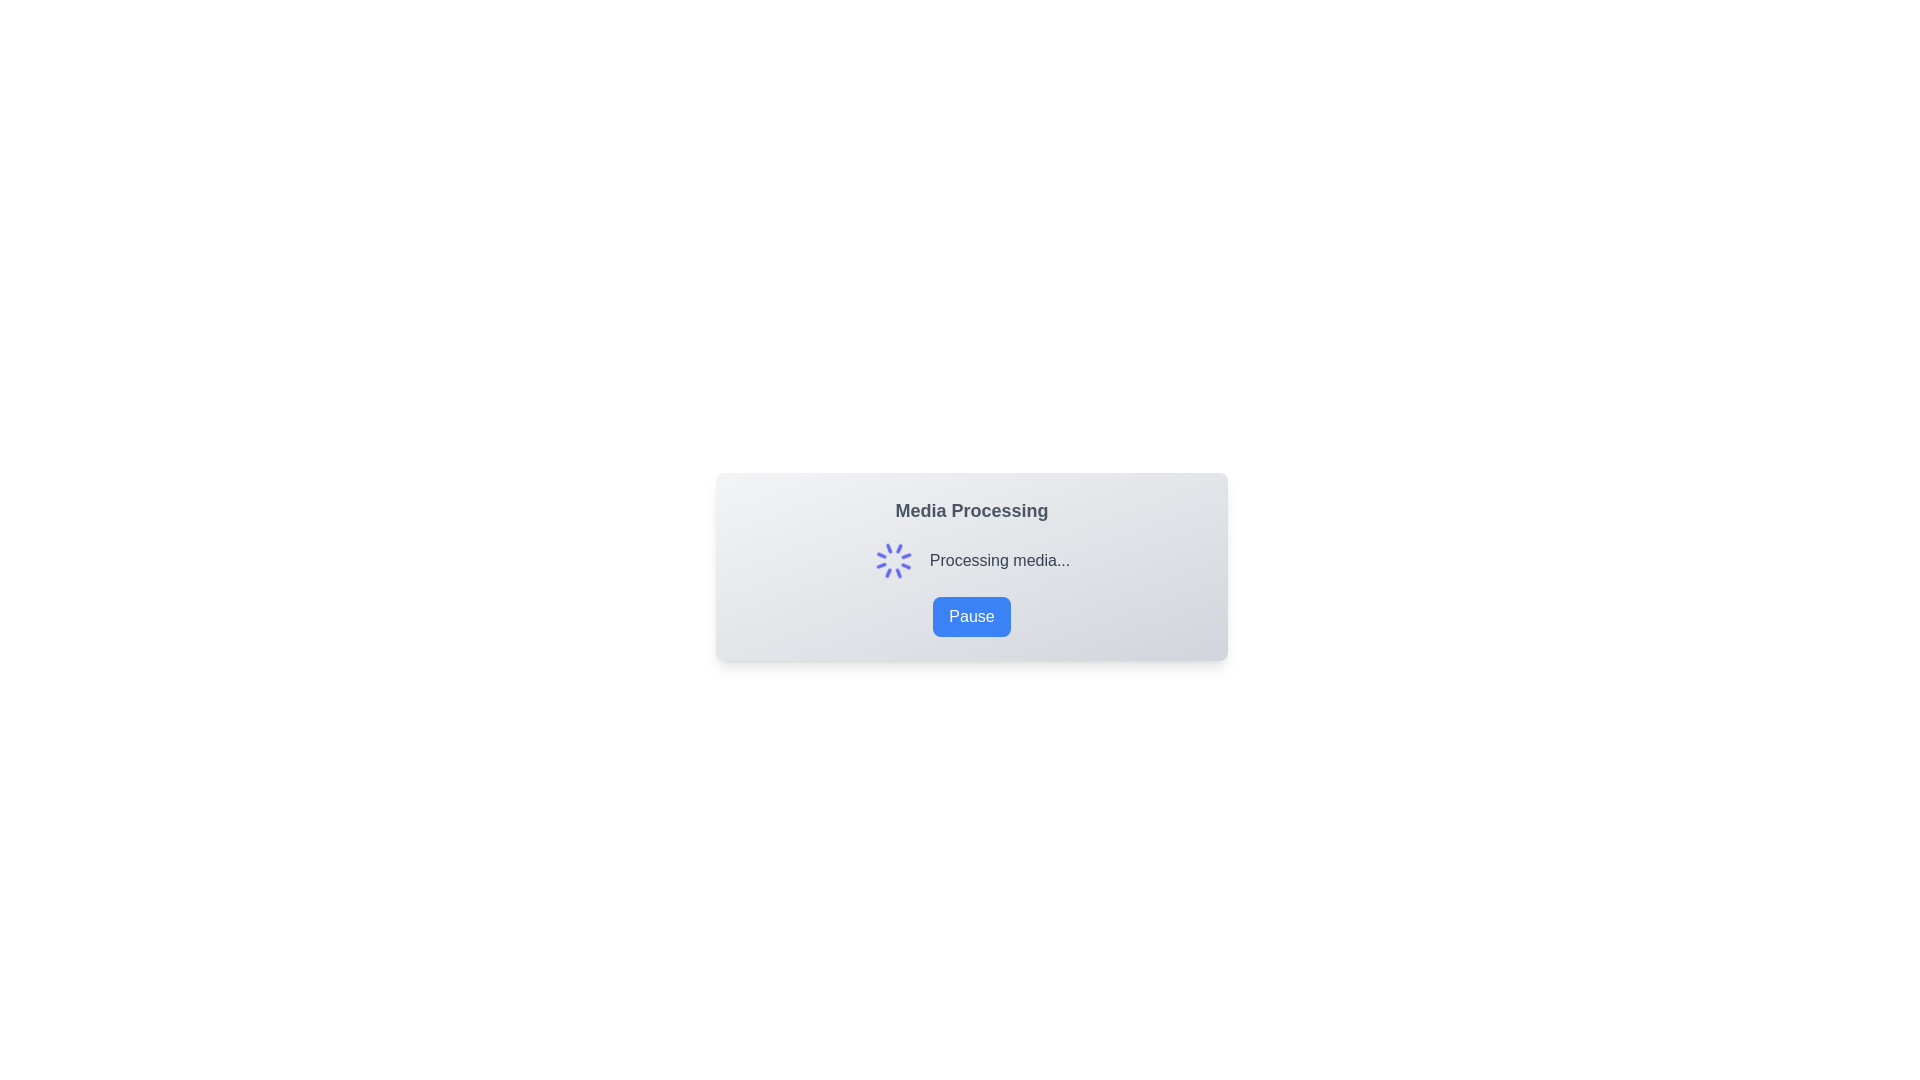  What do you see at coordinates (971, 560) in the screenshot?
I see `the centered notification displaying 'Processing media...' with a spinning loader icon in indigo, located underneath the title 'Media Processing'` at bounding box center [971, 560].